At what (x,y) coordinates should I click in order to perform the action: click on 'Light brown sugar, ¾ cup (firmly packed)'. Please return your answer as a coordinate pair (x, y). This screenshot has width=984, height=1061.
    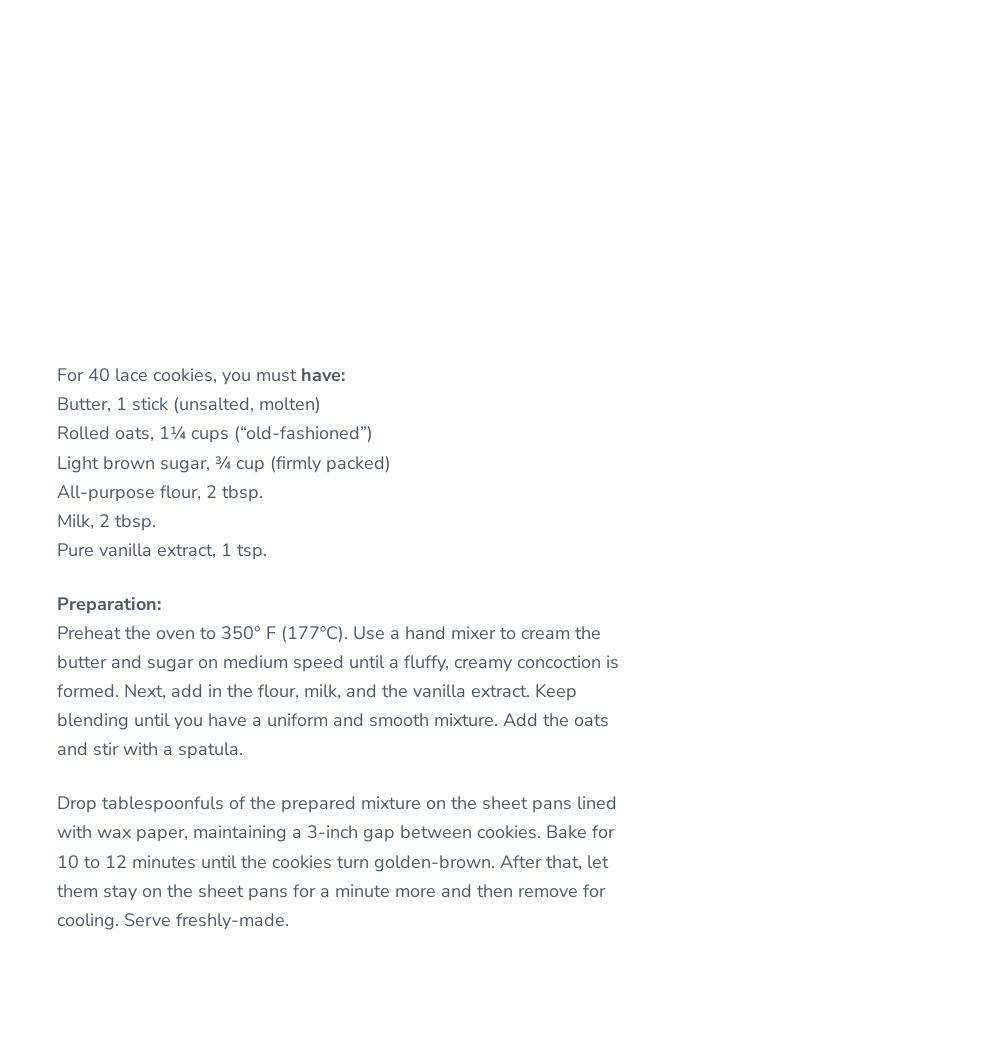
    Looking at the image, I should click on (223, 461).